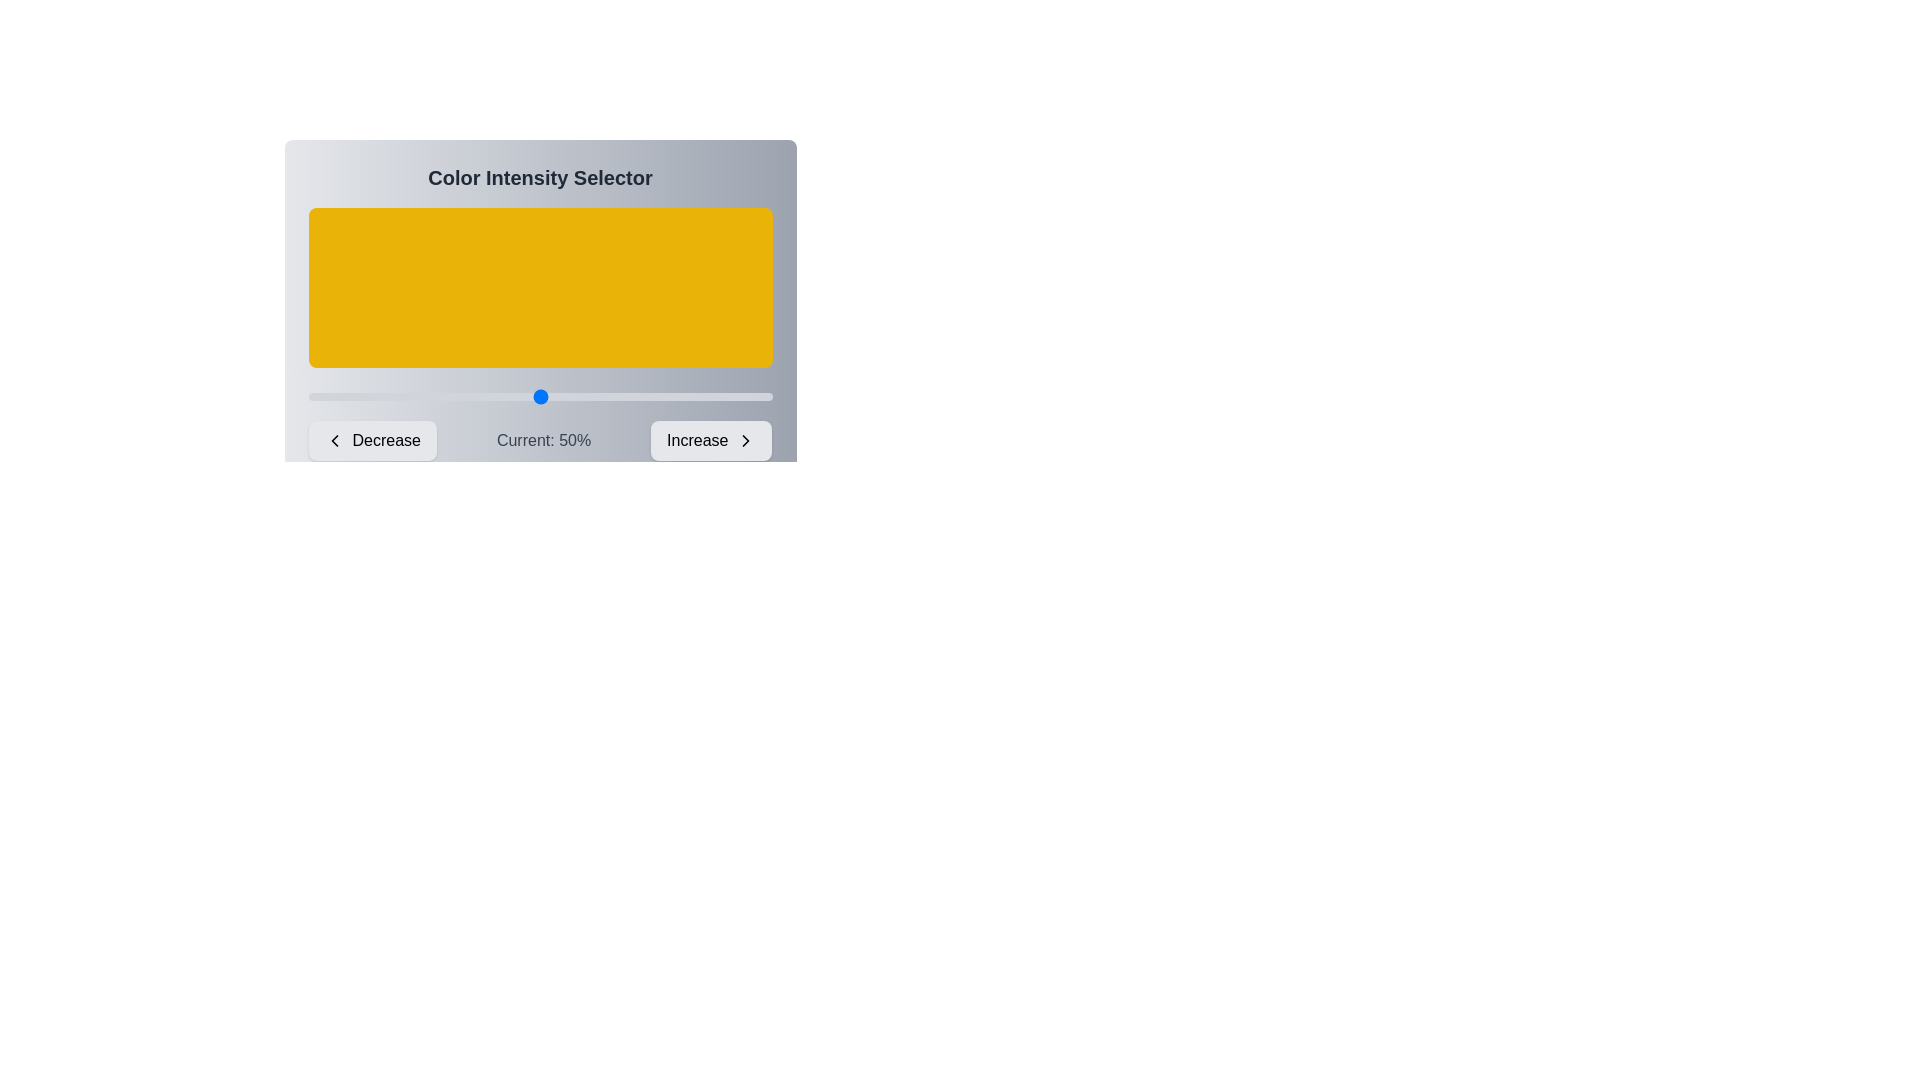 Image resolution: width=1920 pixels, height=1080 pixels. What do you see at coordinates (745, 439) in the screenshot?
I see `the chevron icon that visually indicates increasing an attribute, located inside the 'Increase' button on the right side` at bounding box center [745, 439].